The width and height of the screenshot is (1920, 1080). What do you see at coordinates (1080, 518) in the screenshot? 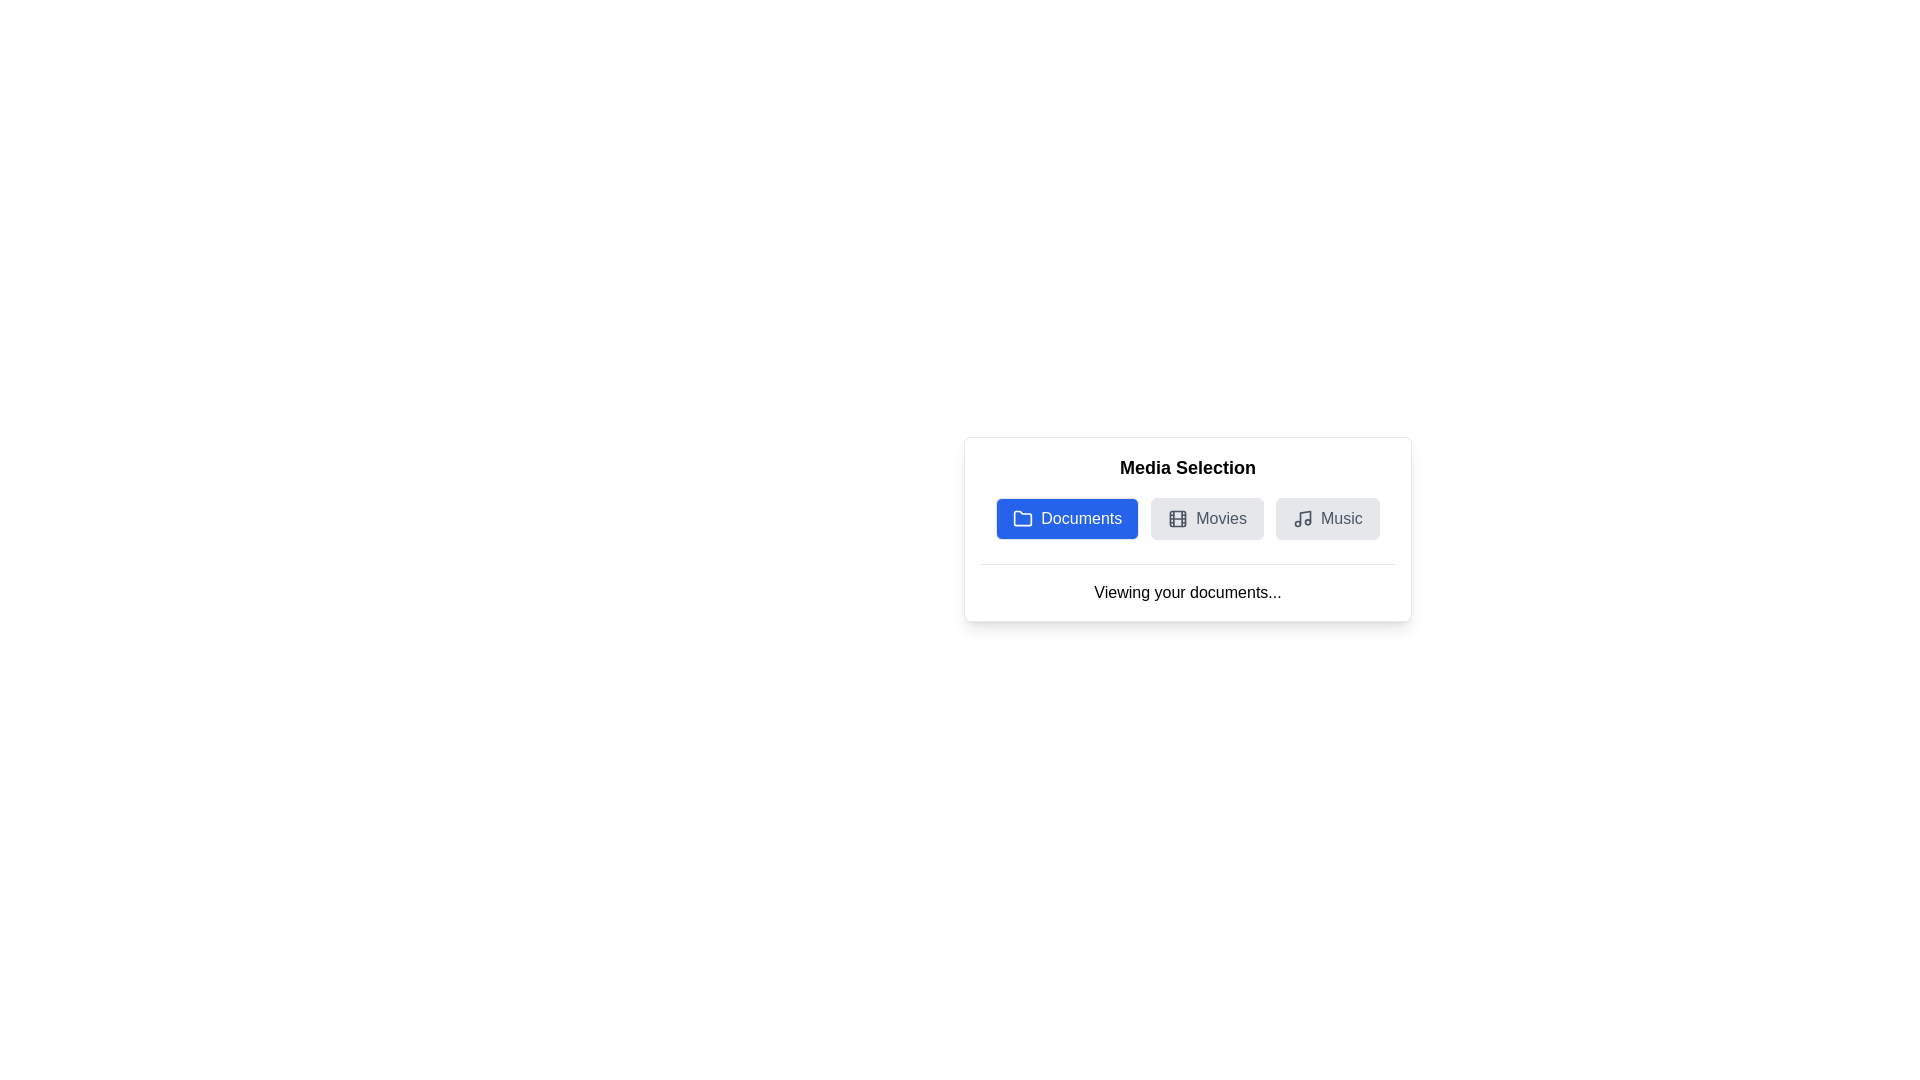
I see `the 'Documents' button label, which is a static text component in white font on a blue rounded rectangular background, positioned as the first selectable option in a group` at bounding box center [1080, 518].